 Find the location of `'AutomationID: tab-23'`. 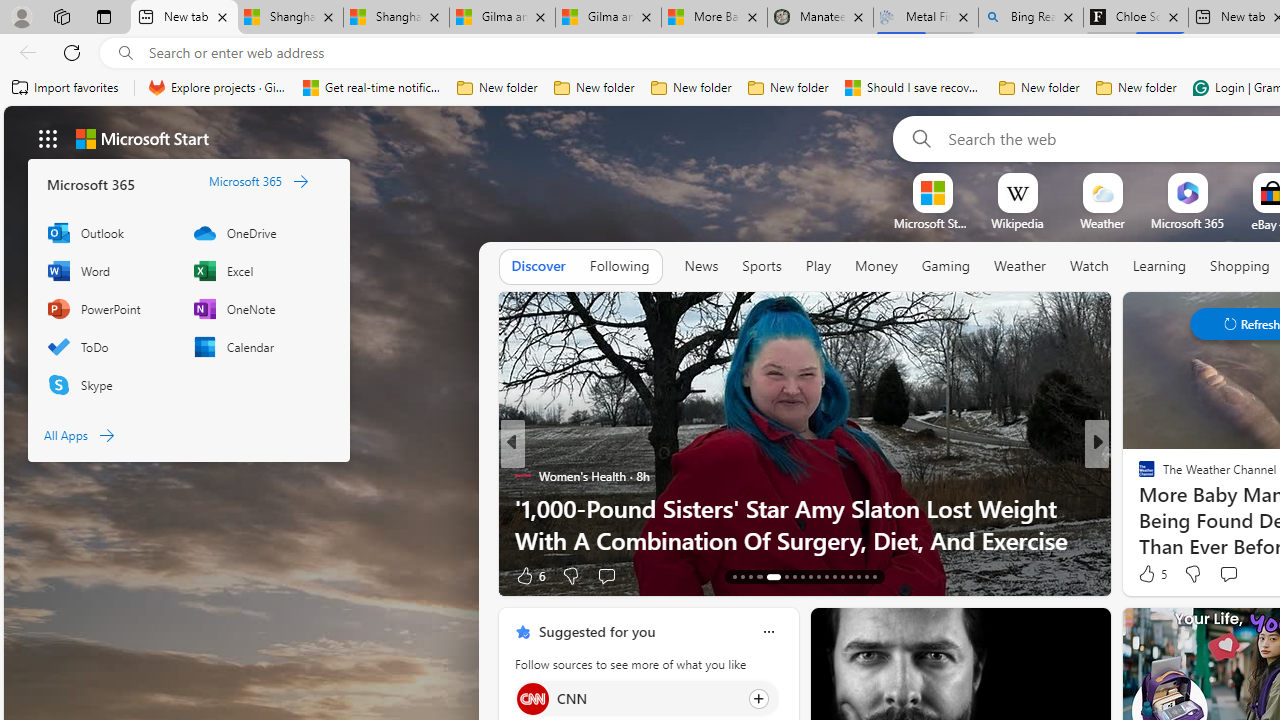

'AutomationID: tab-23' is located at coordinates (826, 577).